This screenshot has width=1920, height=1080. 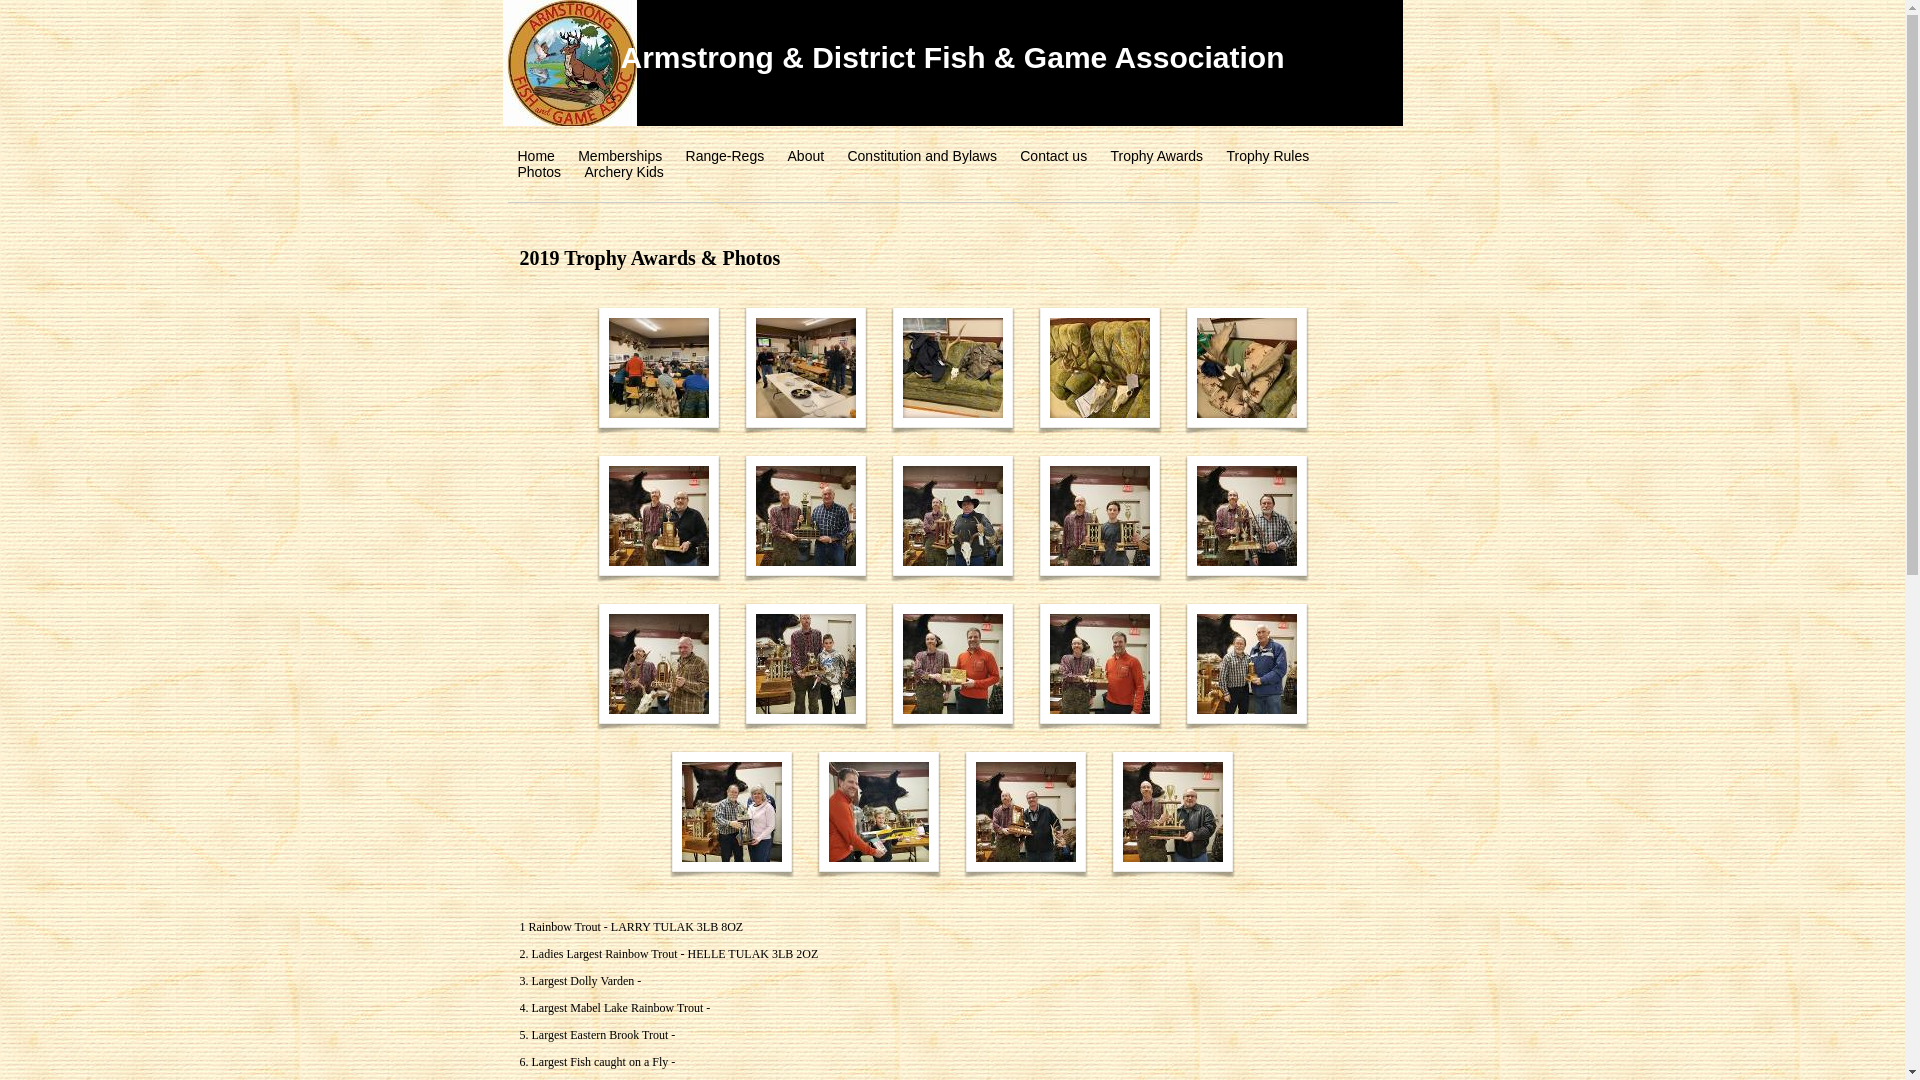 I want to click on 'Range-Regs', so click(x=686, y=154).